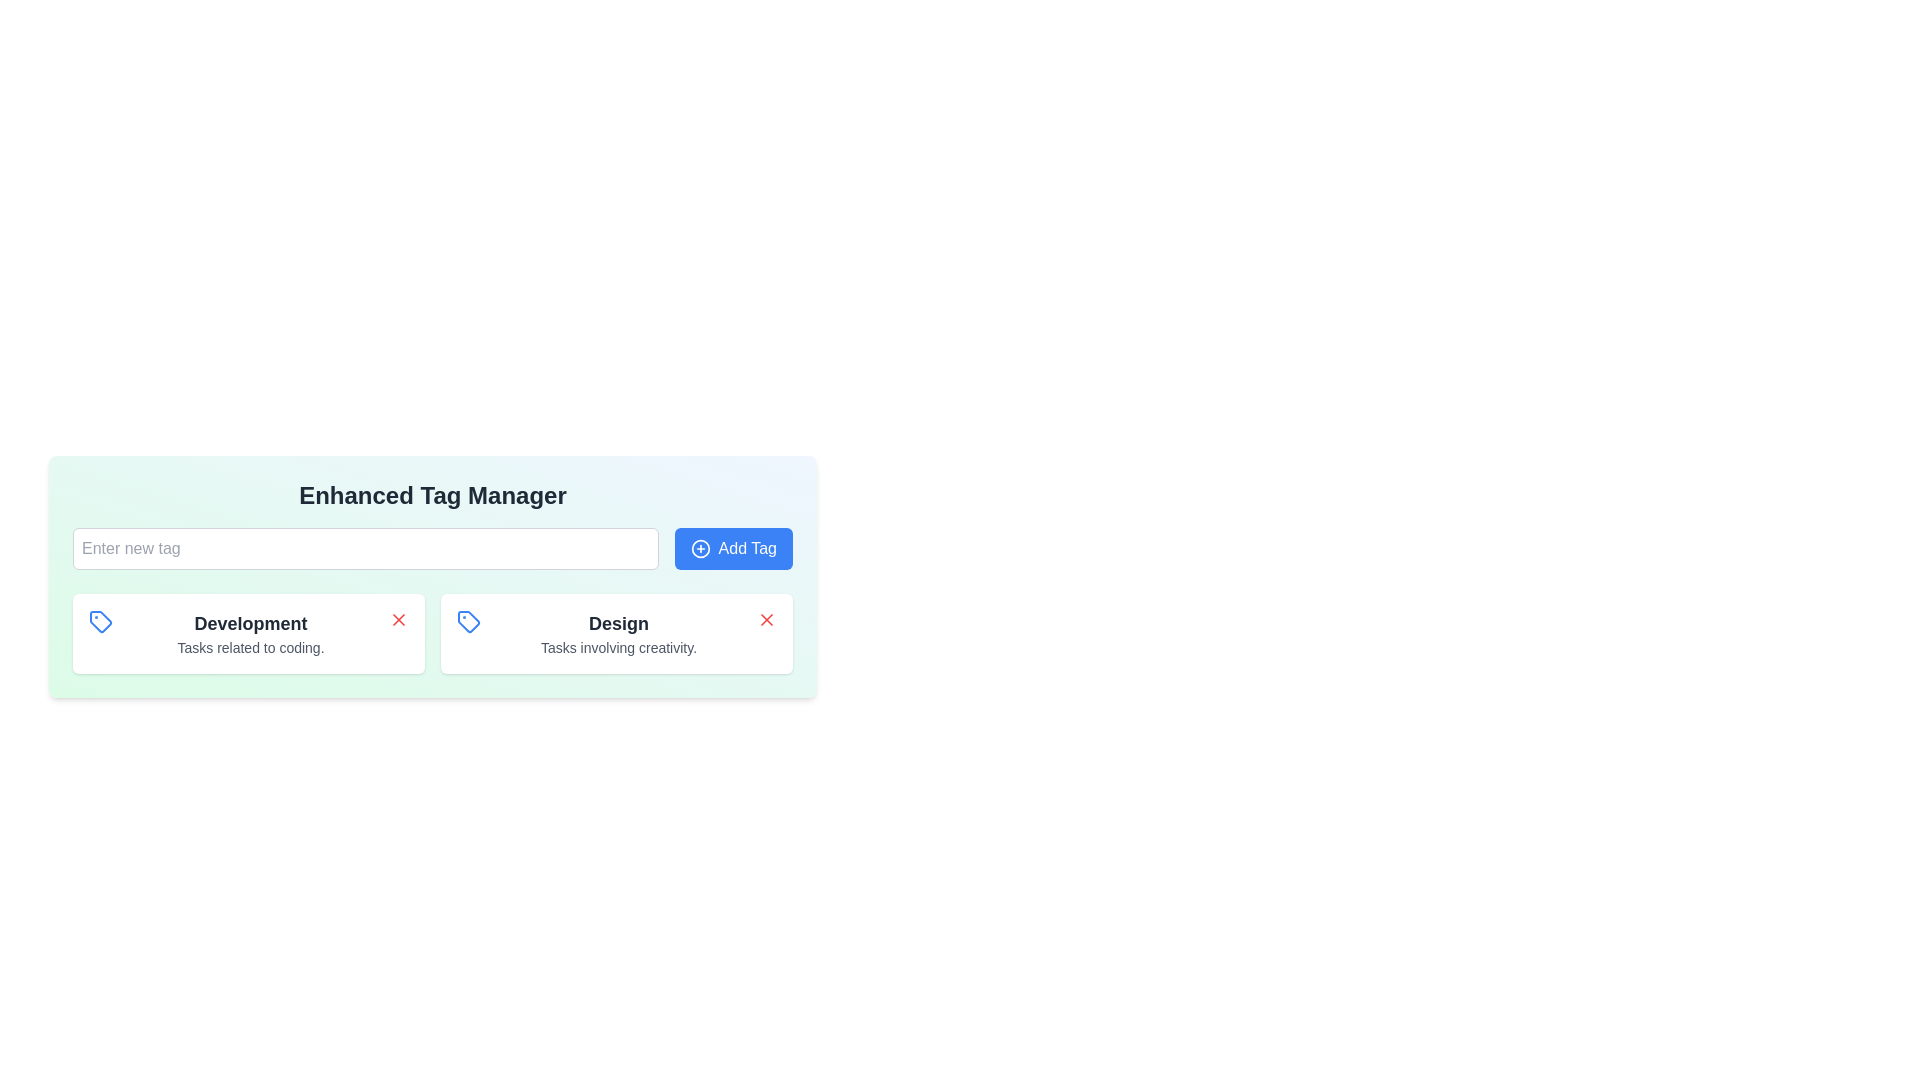 The width and height of the screenshot is (1920, 1080). I want to click on information from the labeled category card displaying 'Design' which is the second card in a horizontal arrangement, next to the 'Development' card and featuring a blue tag icon, so click(618, 633).